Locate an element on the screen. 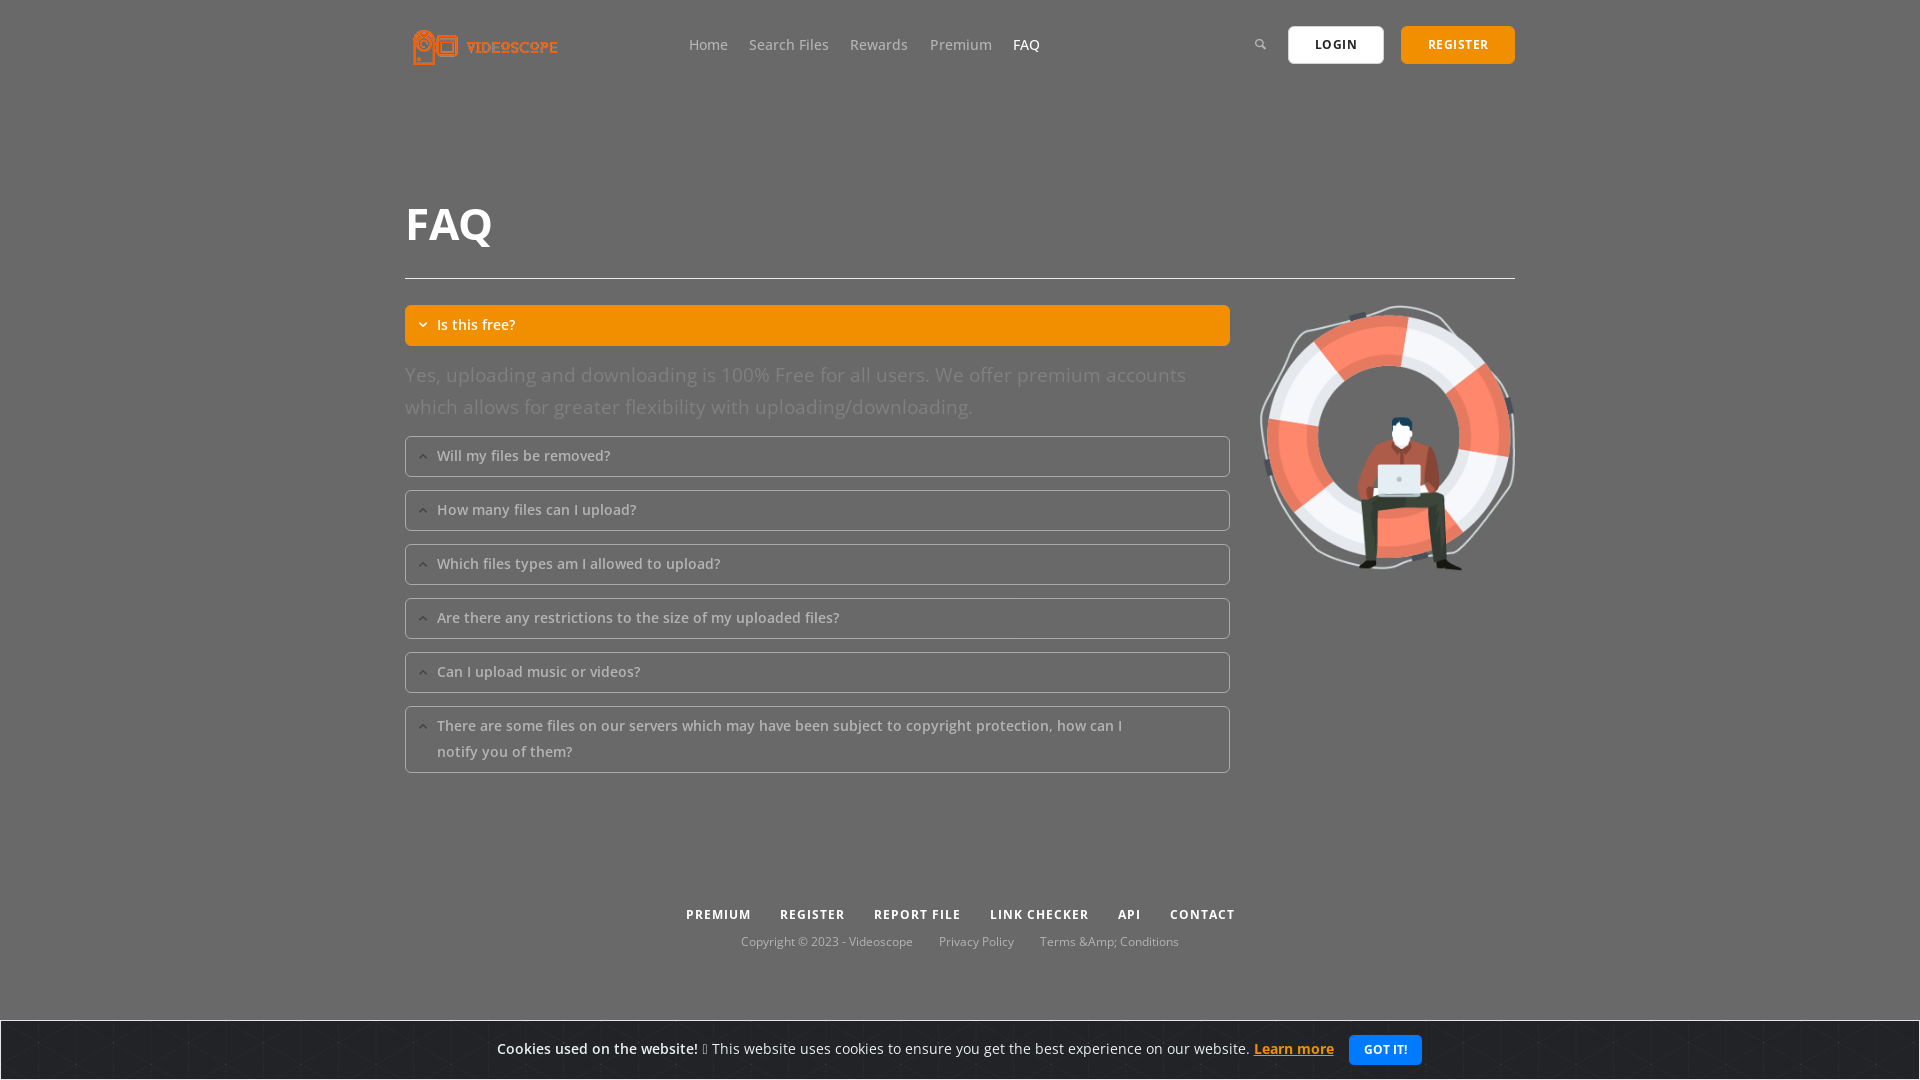 This screenshot has height=1080, width=1920. 'Rewards' is located at coordinates (878, 44).